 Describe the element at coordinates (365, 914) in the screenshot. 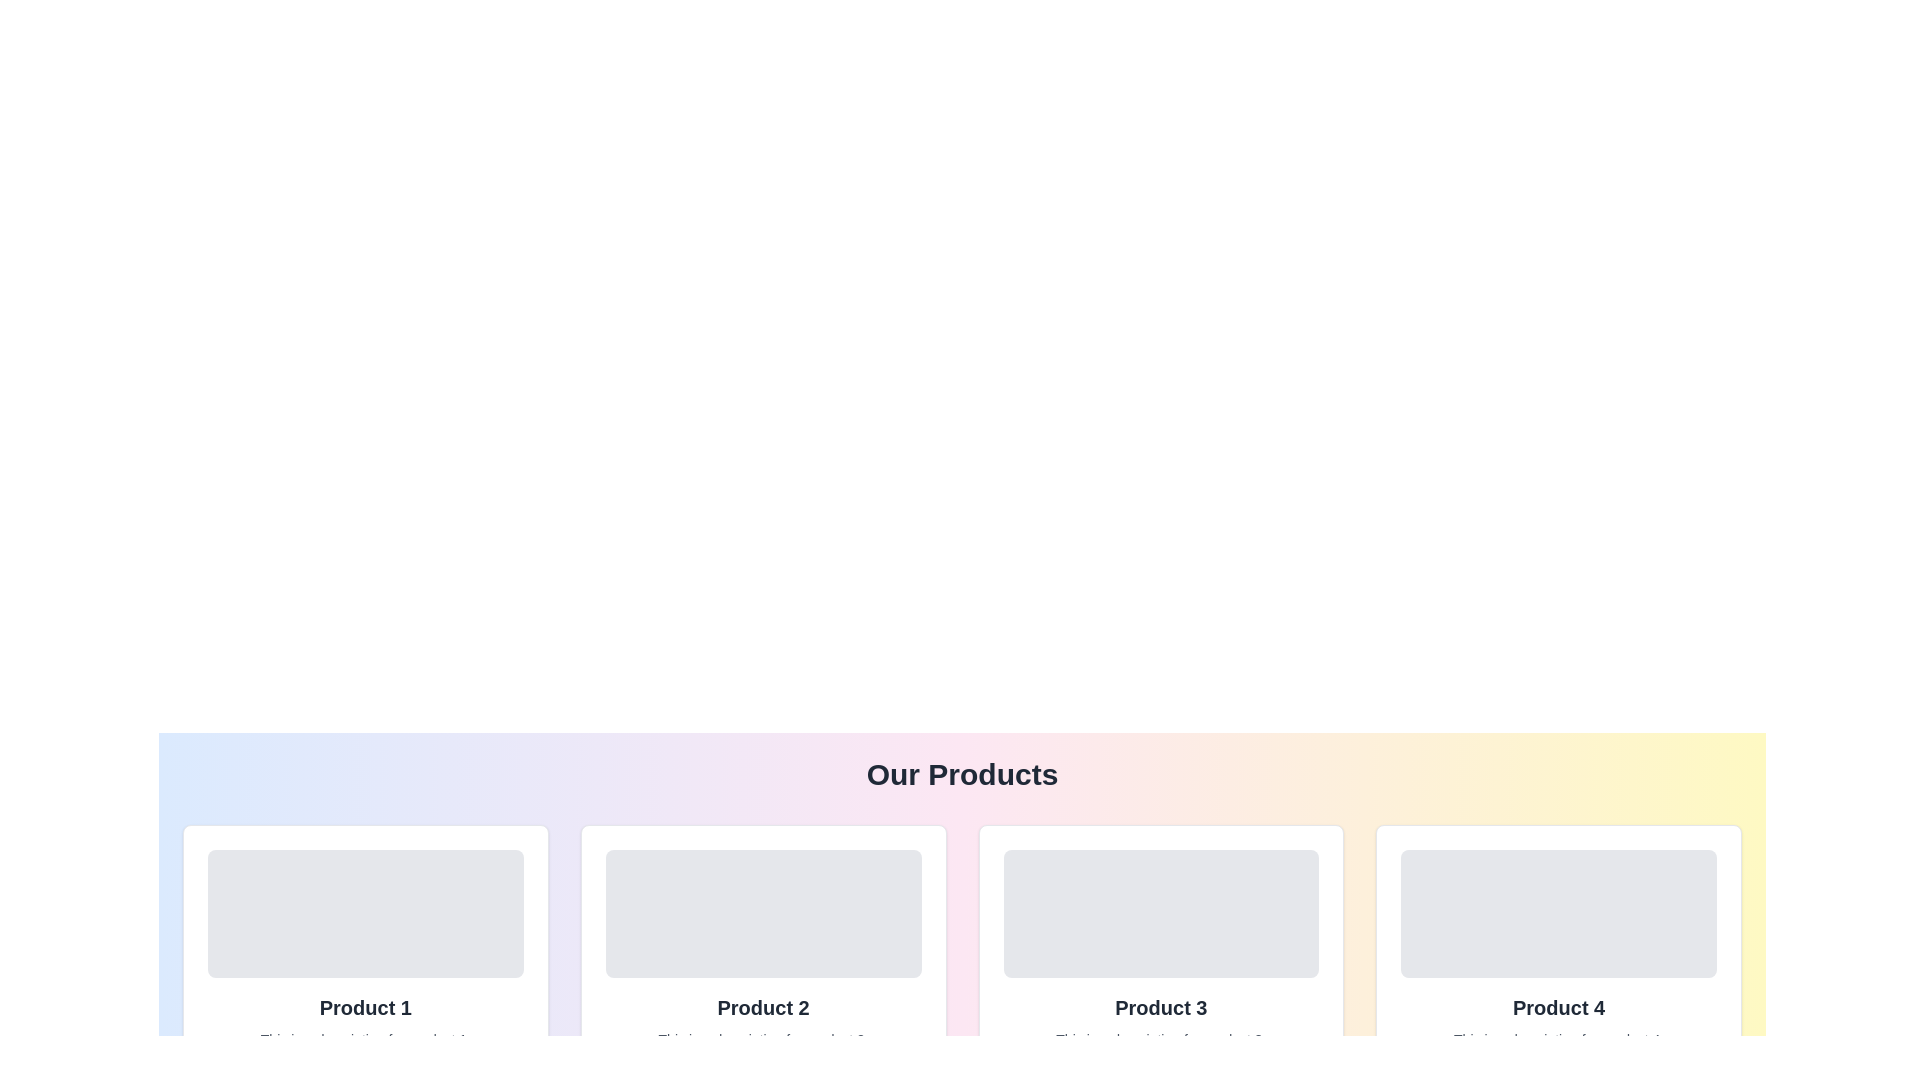

I see `the rounded gray rectangle Image Placeholder located at the top of the product card for 'Product 1', which is positioned directly above the product name and description` at that location.